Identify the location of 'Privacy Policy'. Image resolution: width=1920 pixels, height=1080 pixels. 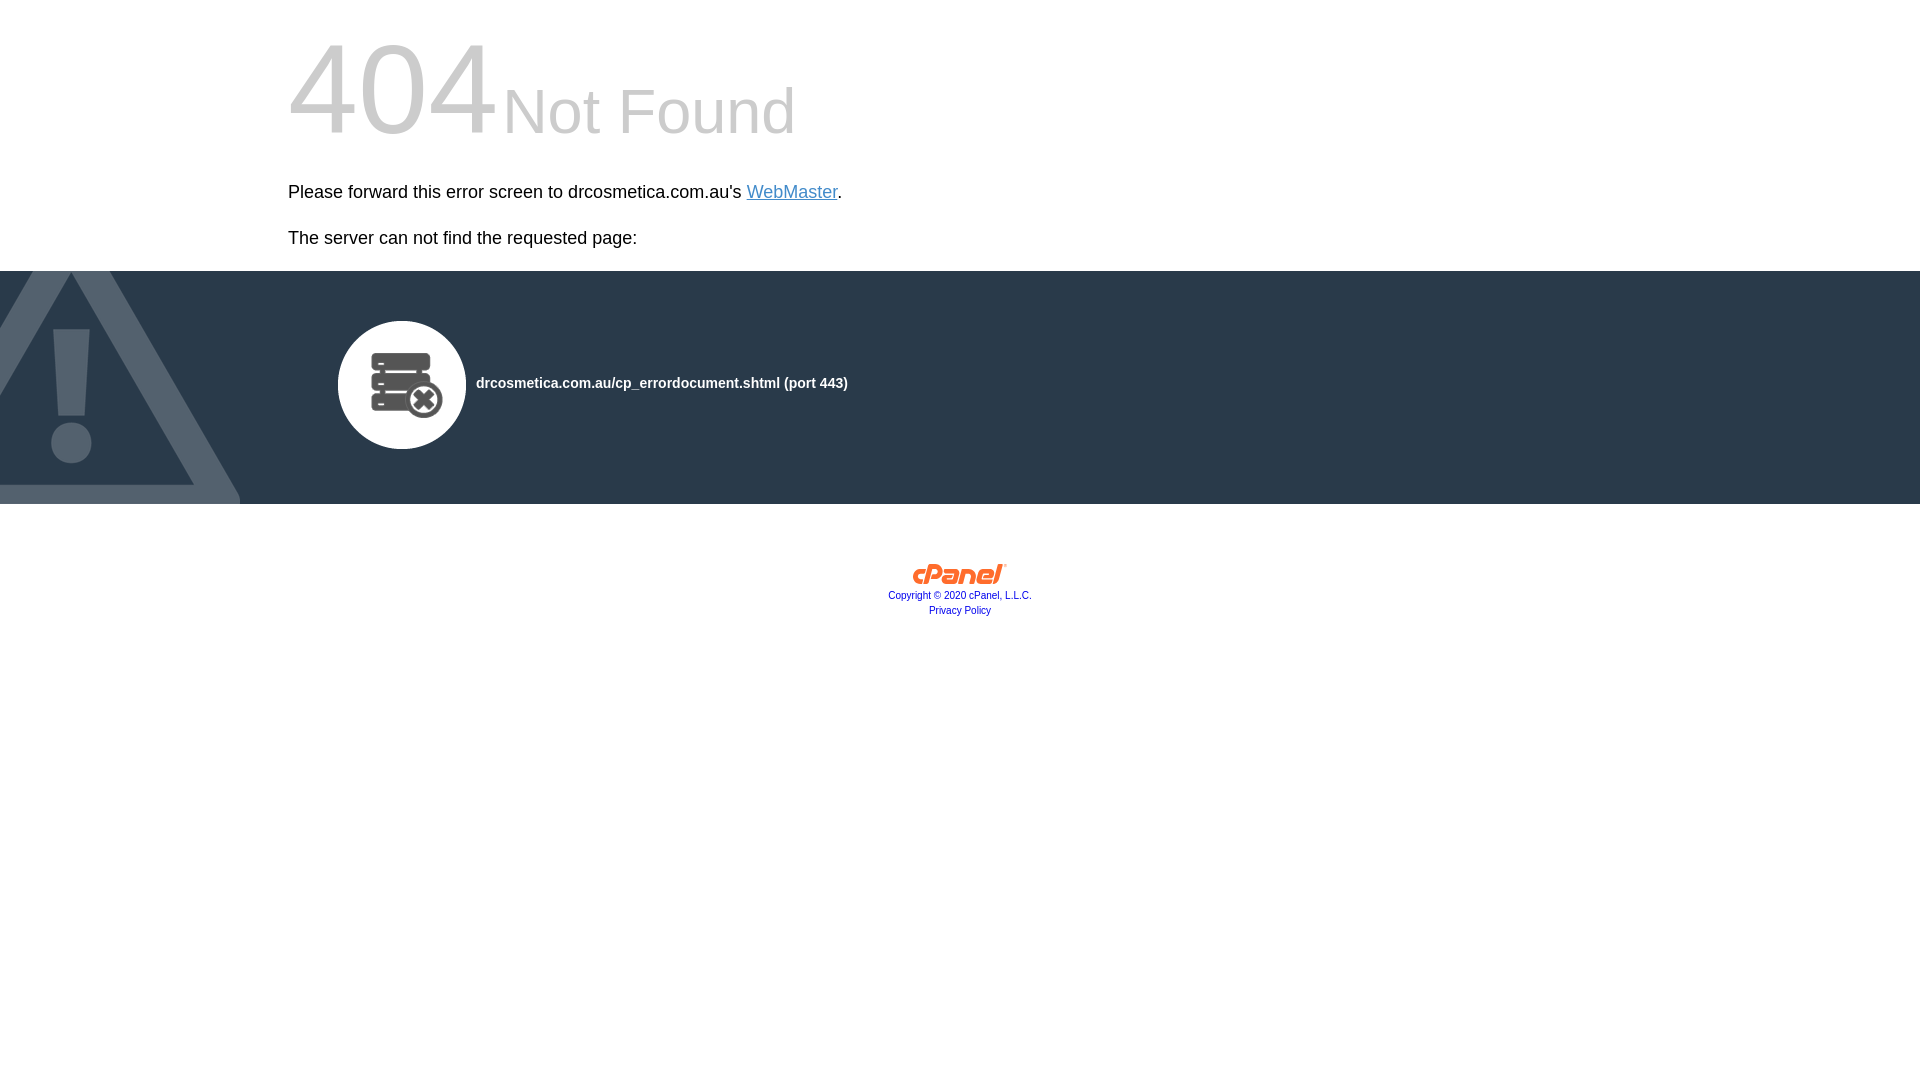
(960, 609).